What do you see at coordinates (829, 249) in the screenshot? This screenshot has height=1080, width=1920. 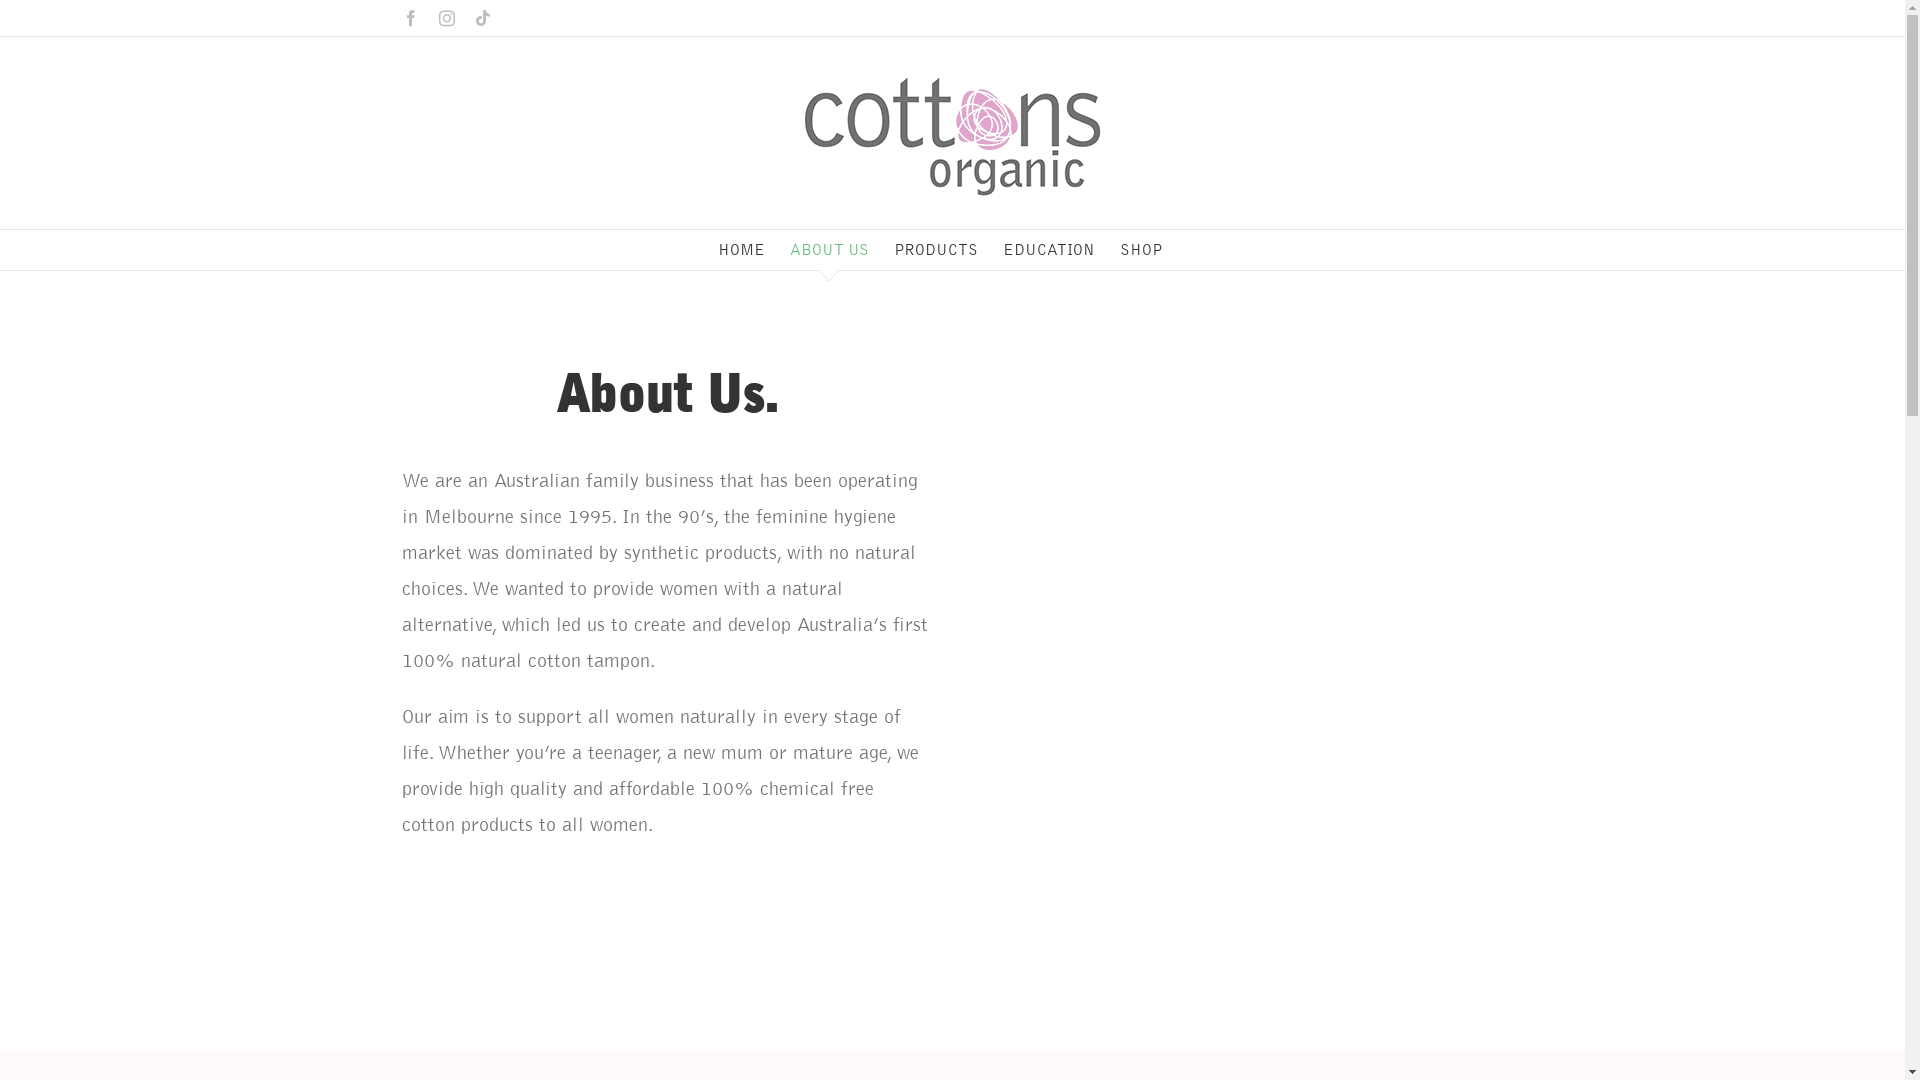 I see `'ABOUT US'` at bounding box center [829, 249].